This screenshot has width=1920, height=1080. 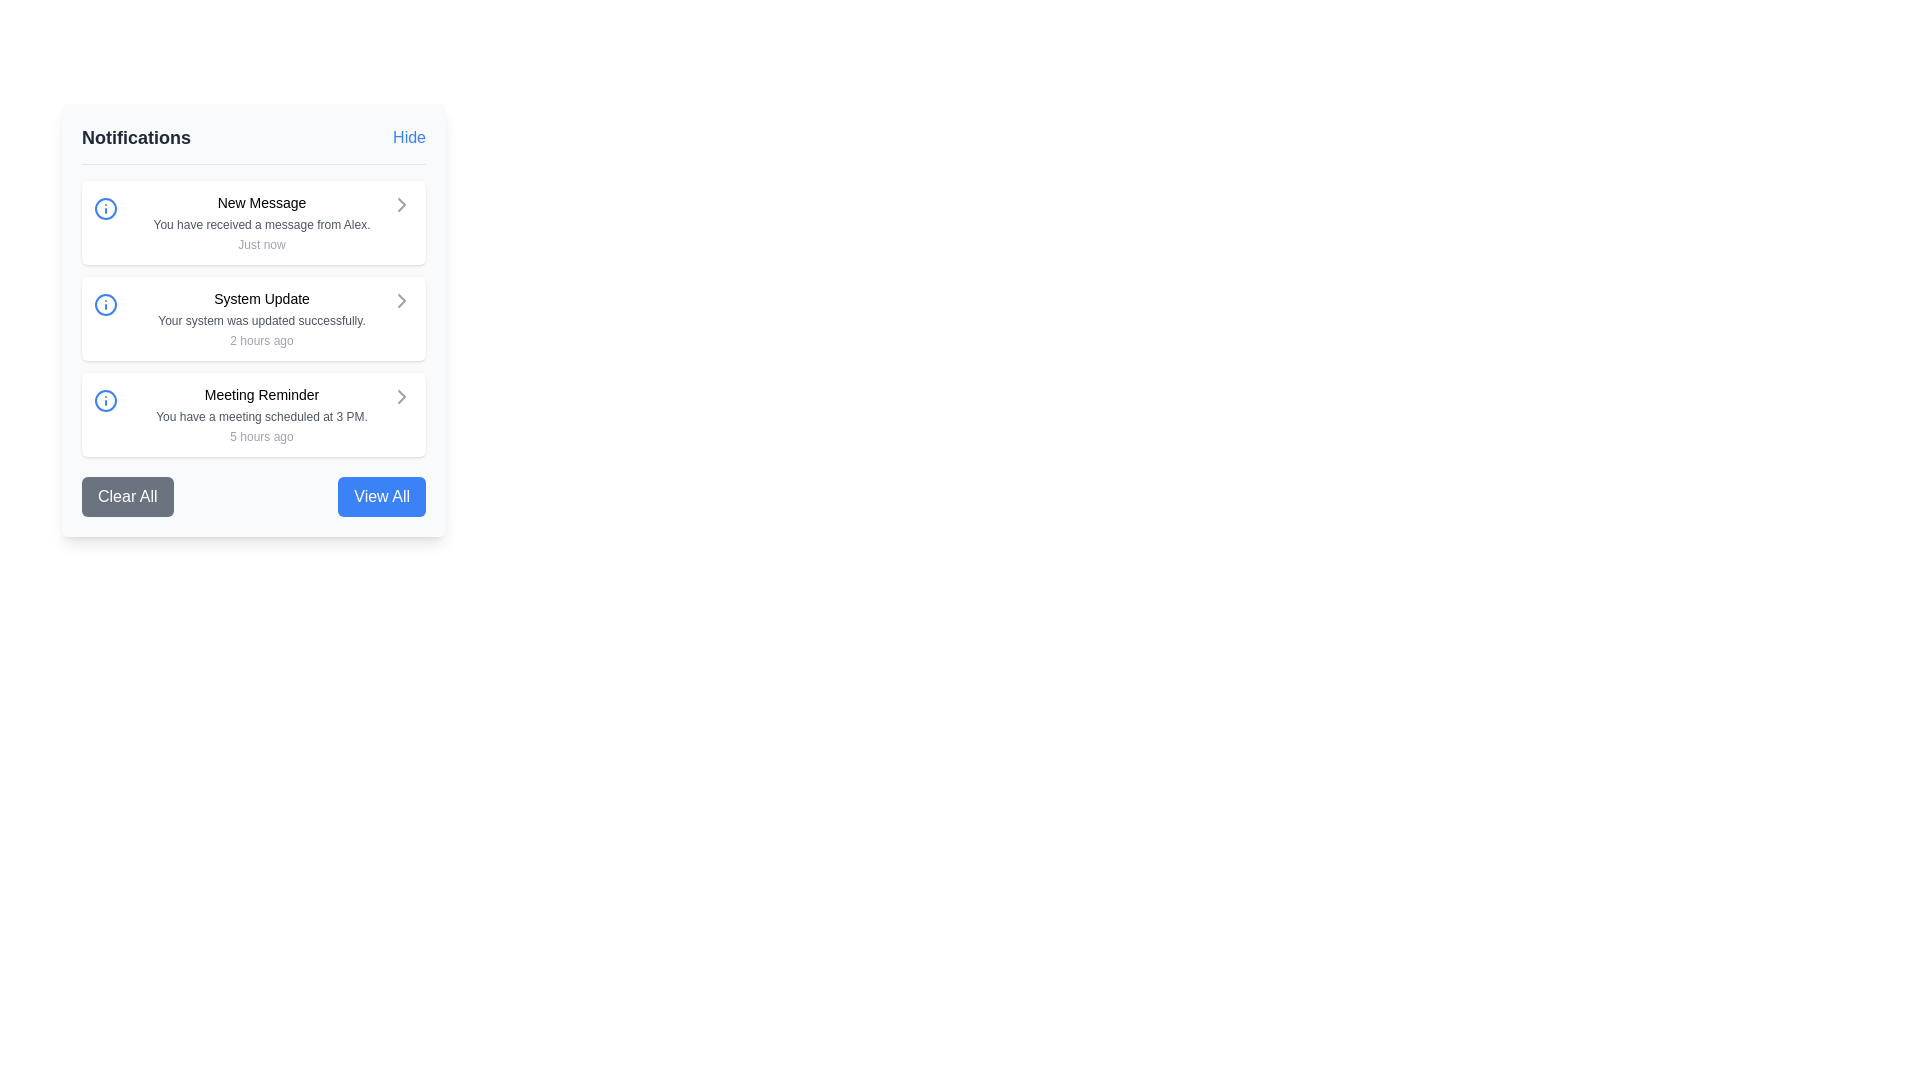 What do you see at coordinates (261, 299) in the screenshot?
I see `the Text Label that serves as the title for the notification in the second notification card under the 'Notifications' heading` at bounding box center [261, 299].